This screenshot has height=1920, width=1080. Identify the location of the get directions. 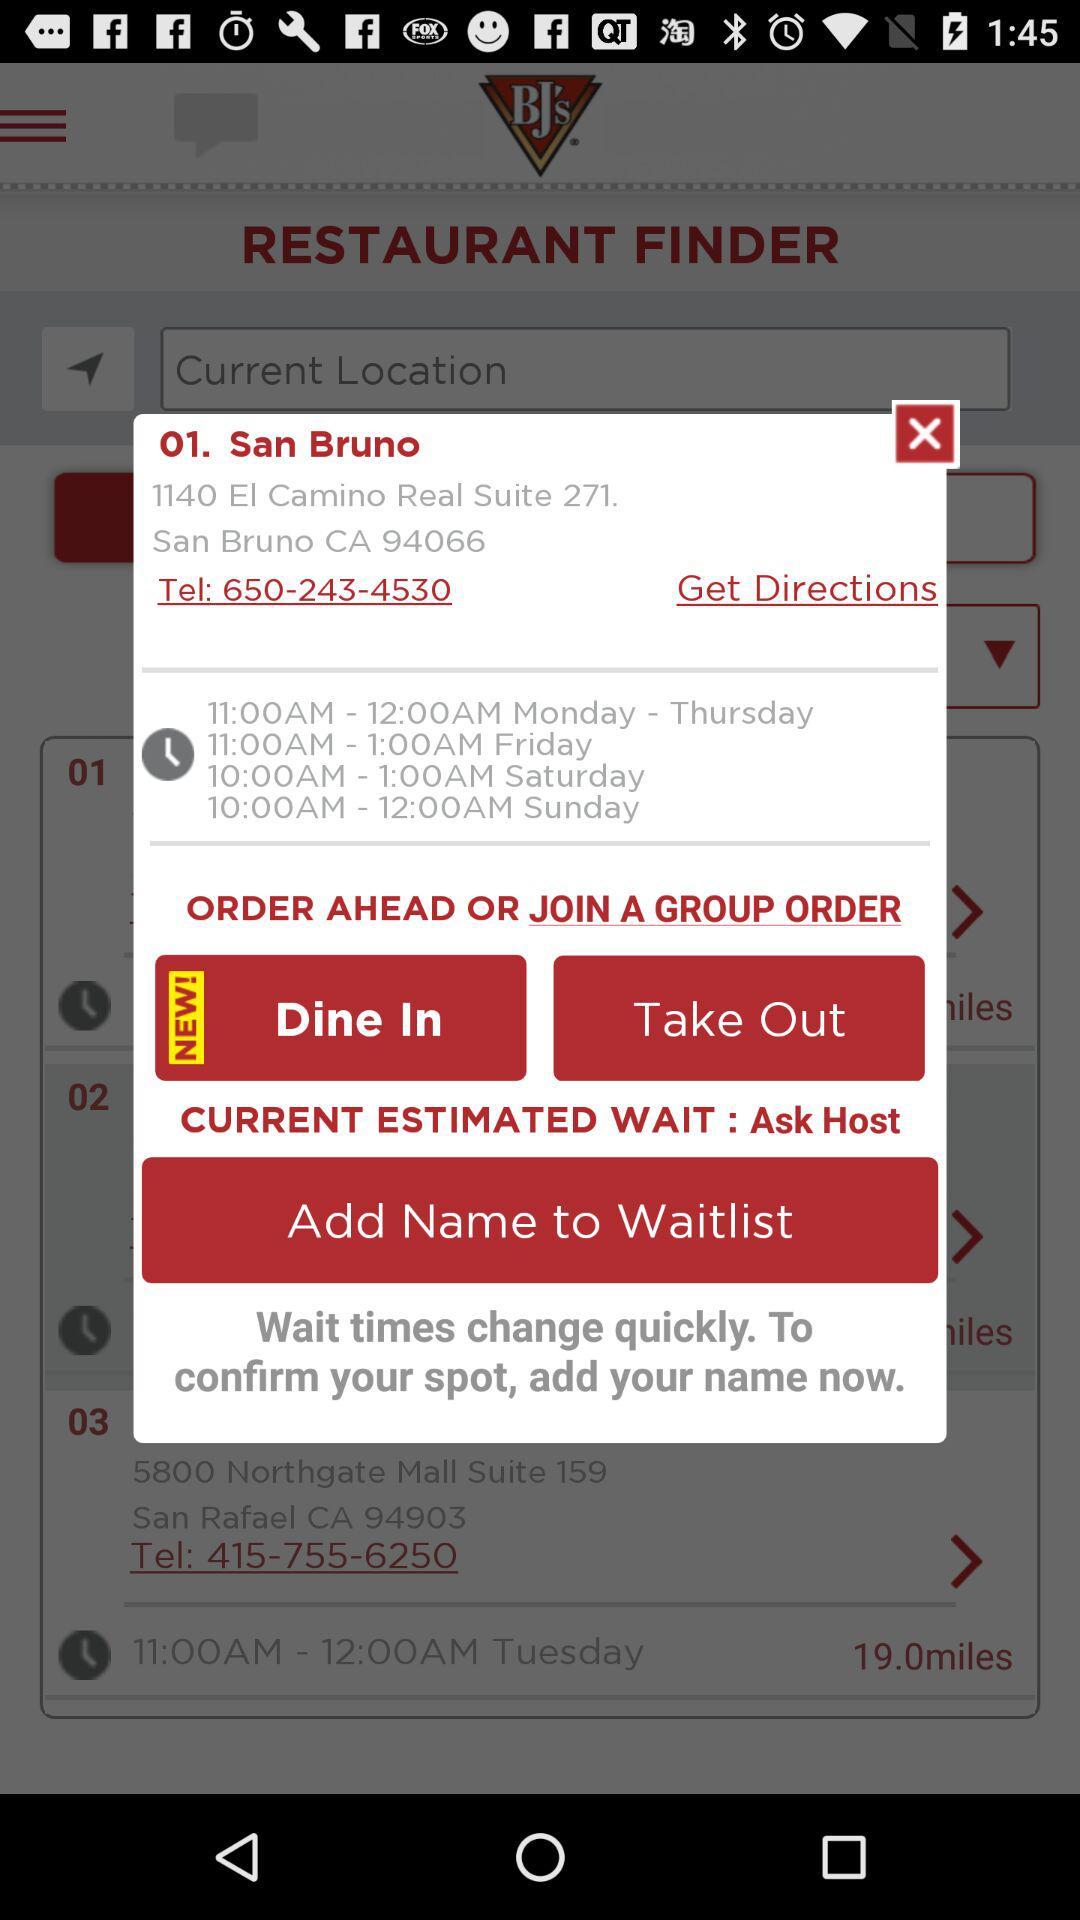
(806, 586).